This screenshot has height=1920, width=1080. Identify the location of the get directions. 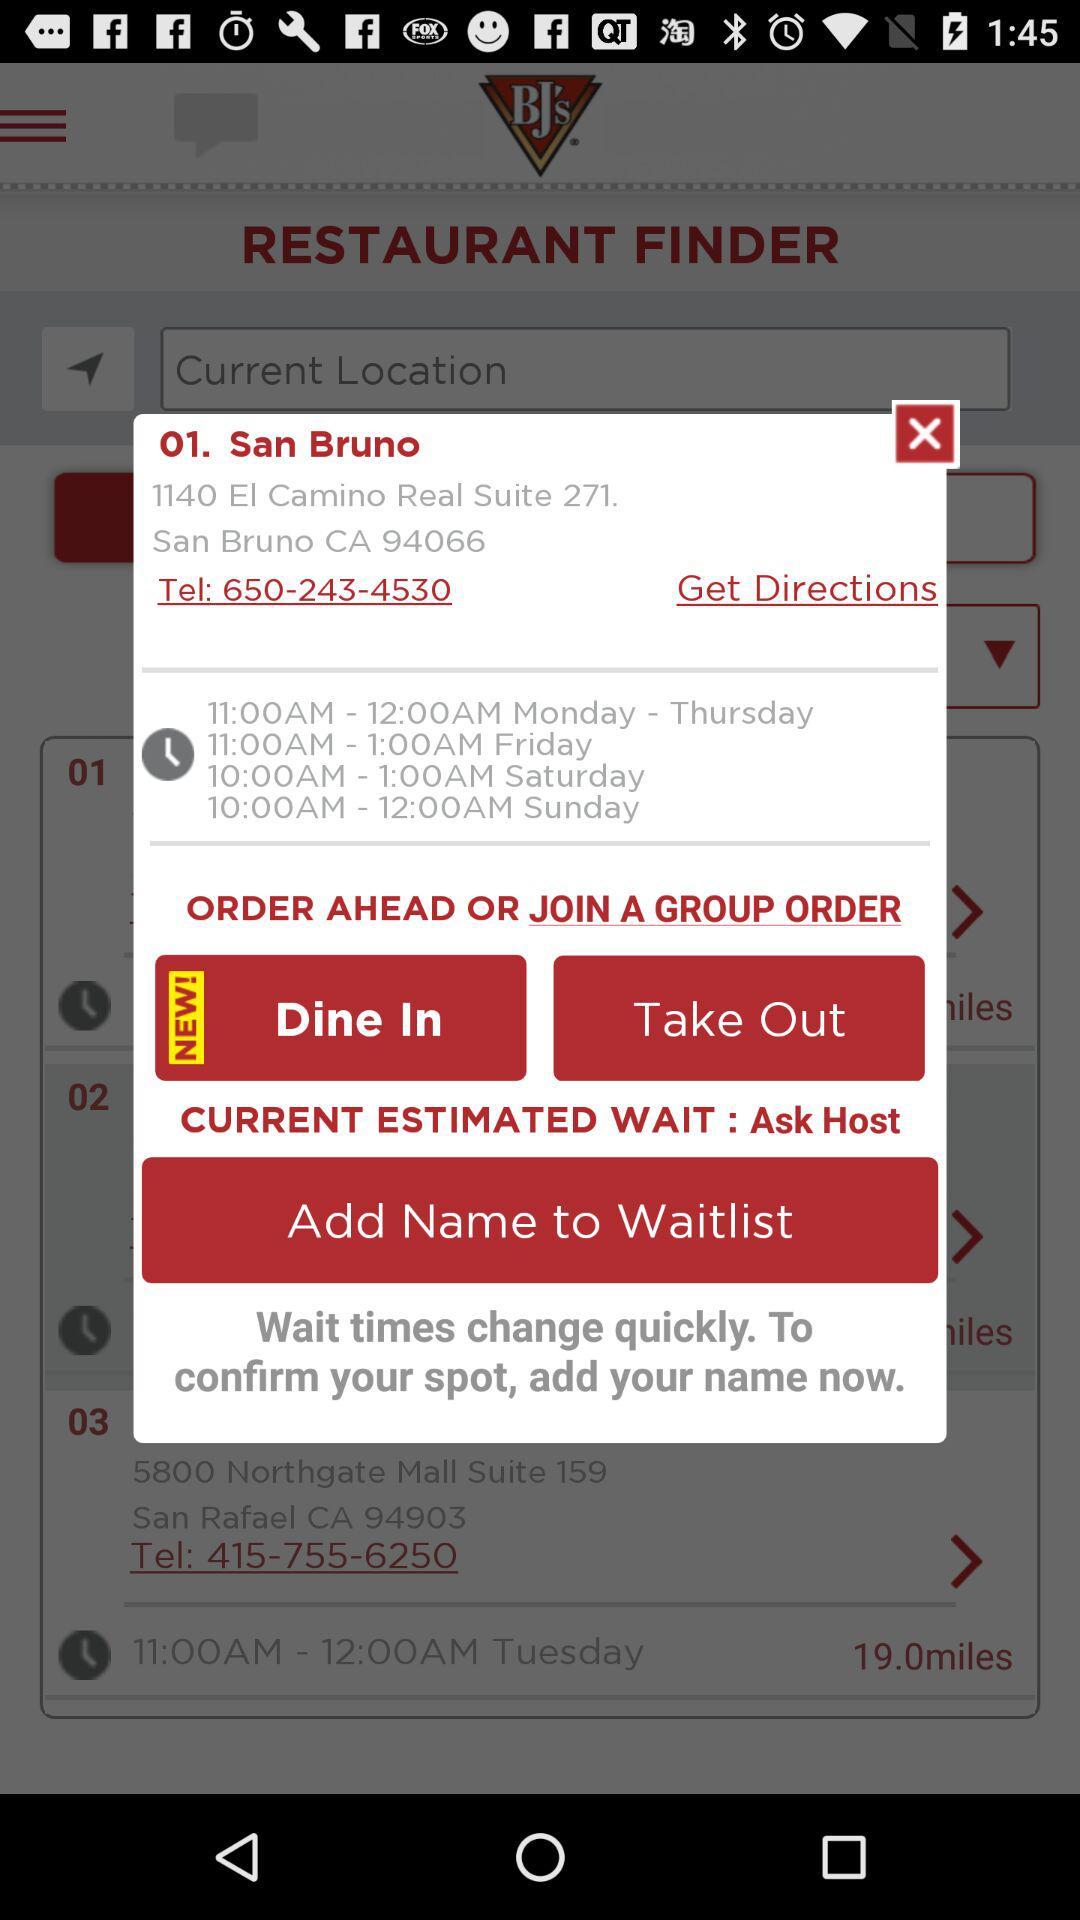
(806, 586).